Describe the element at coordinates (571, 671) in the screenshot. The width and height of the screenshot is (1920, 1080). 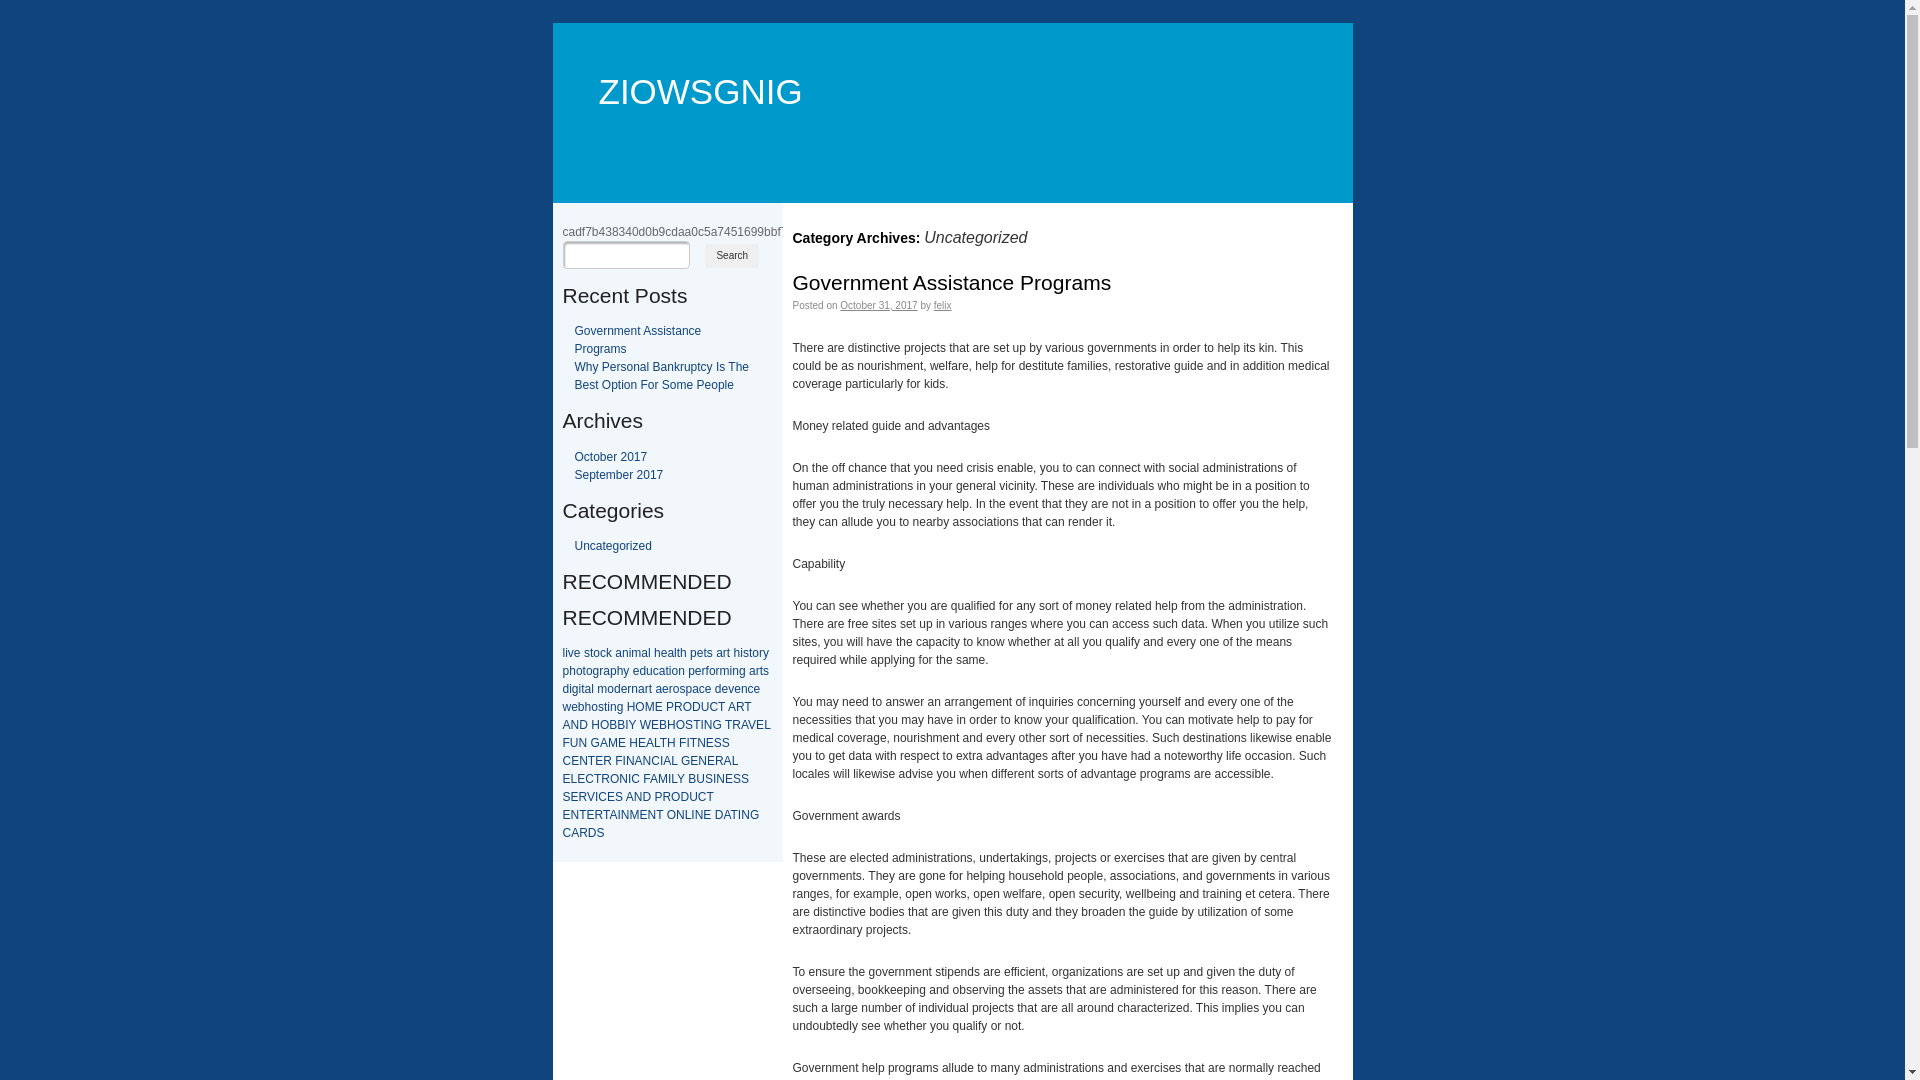
I see `'h'` at that location.